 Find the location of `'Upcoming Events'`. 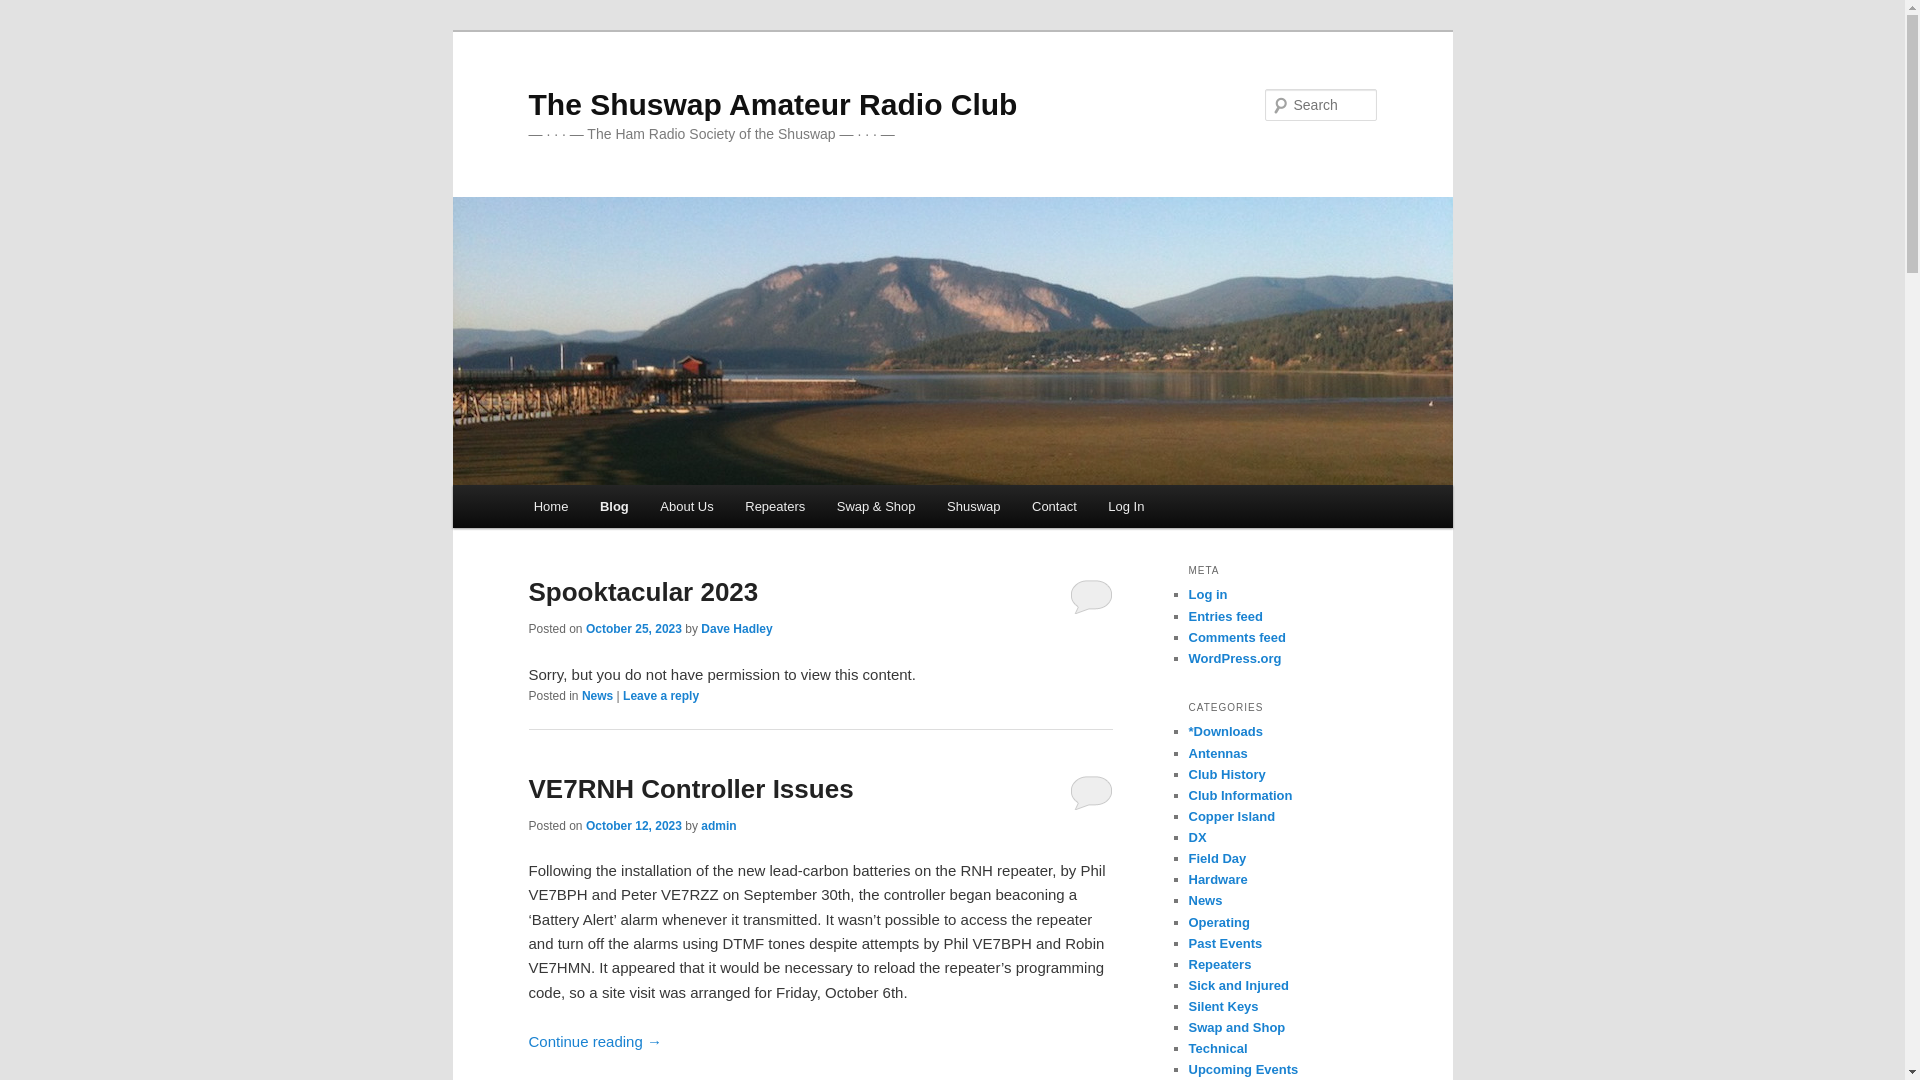

'Upcoming Events' is located at coordinates (1242, 1068).